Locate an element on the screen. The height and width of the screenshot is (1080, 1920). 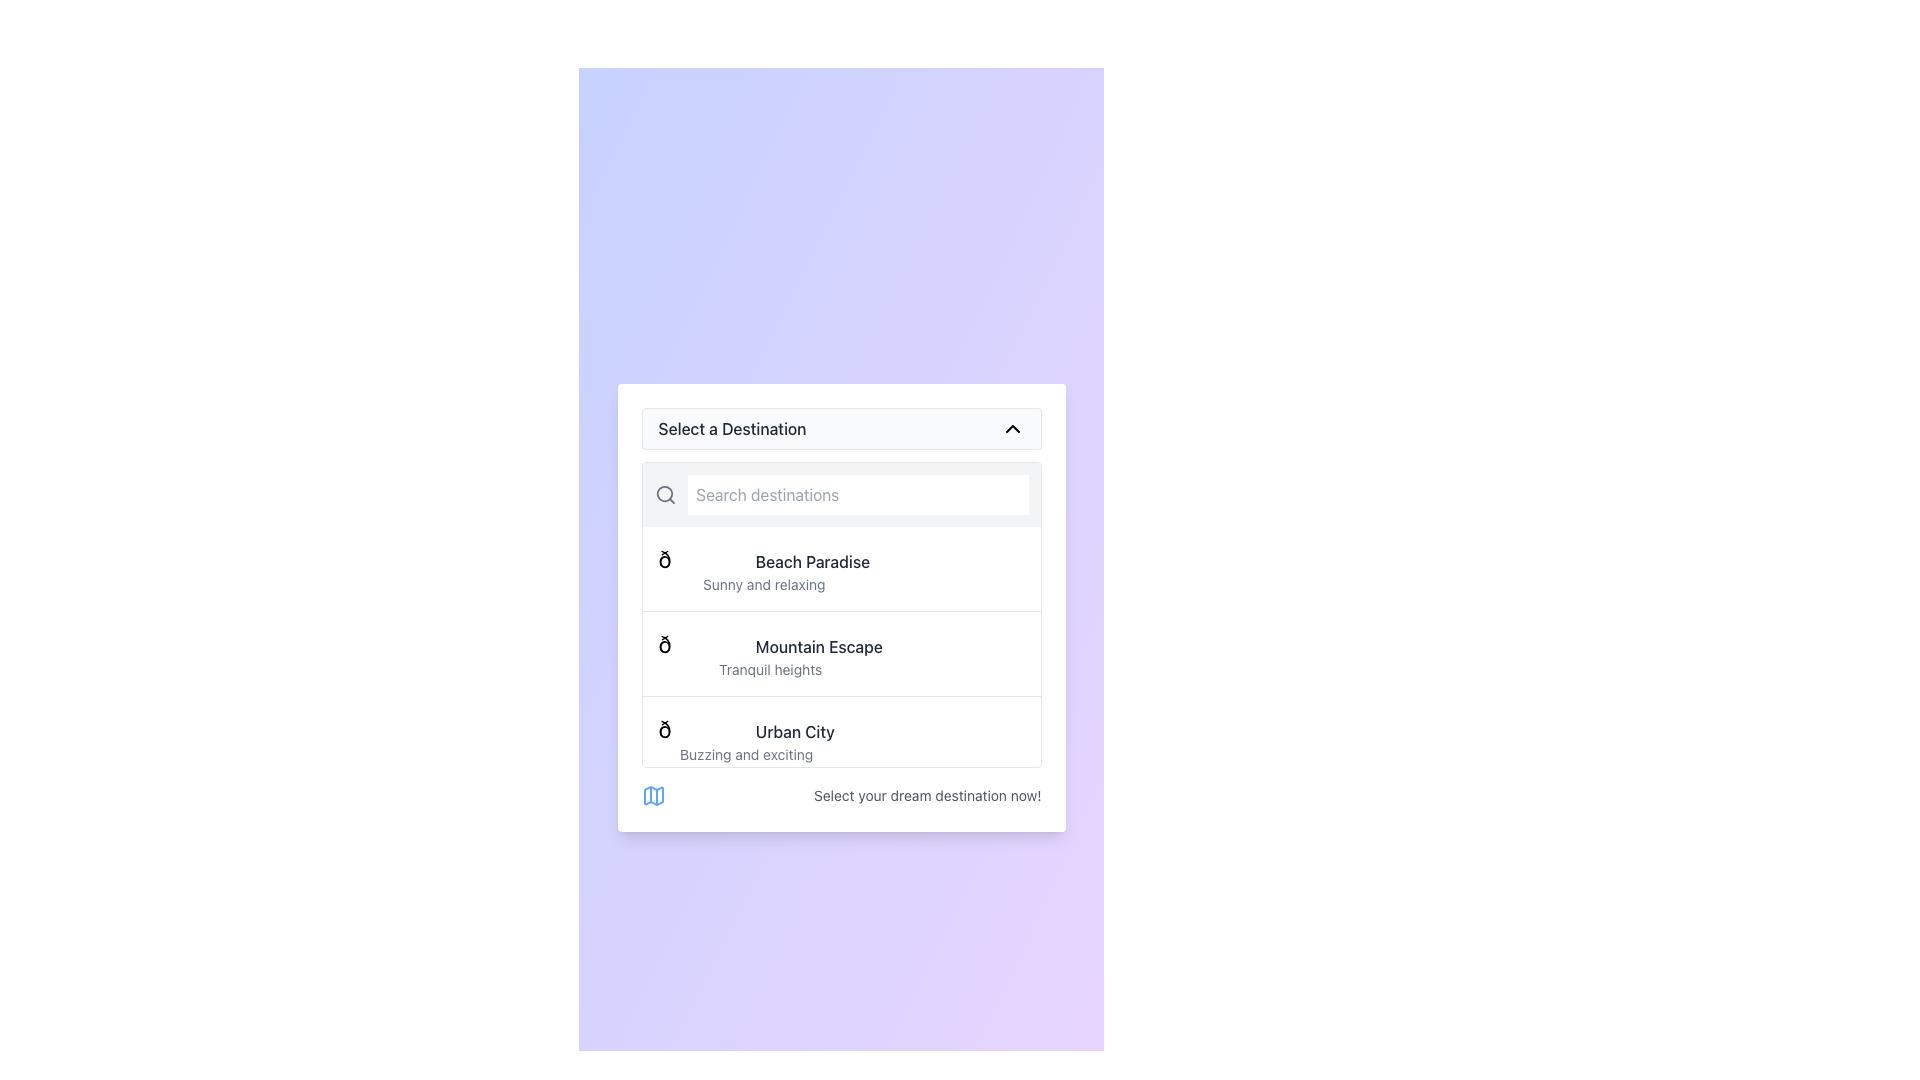
the Text Label that serves as a subtitle for the 'Mountain Escape' destination, located below the main title in the destination list within the modal is located at coordinates (769, 670).